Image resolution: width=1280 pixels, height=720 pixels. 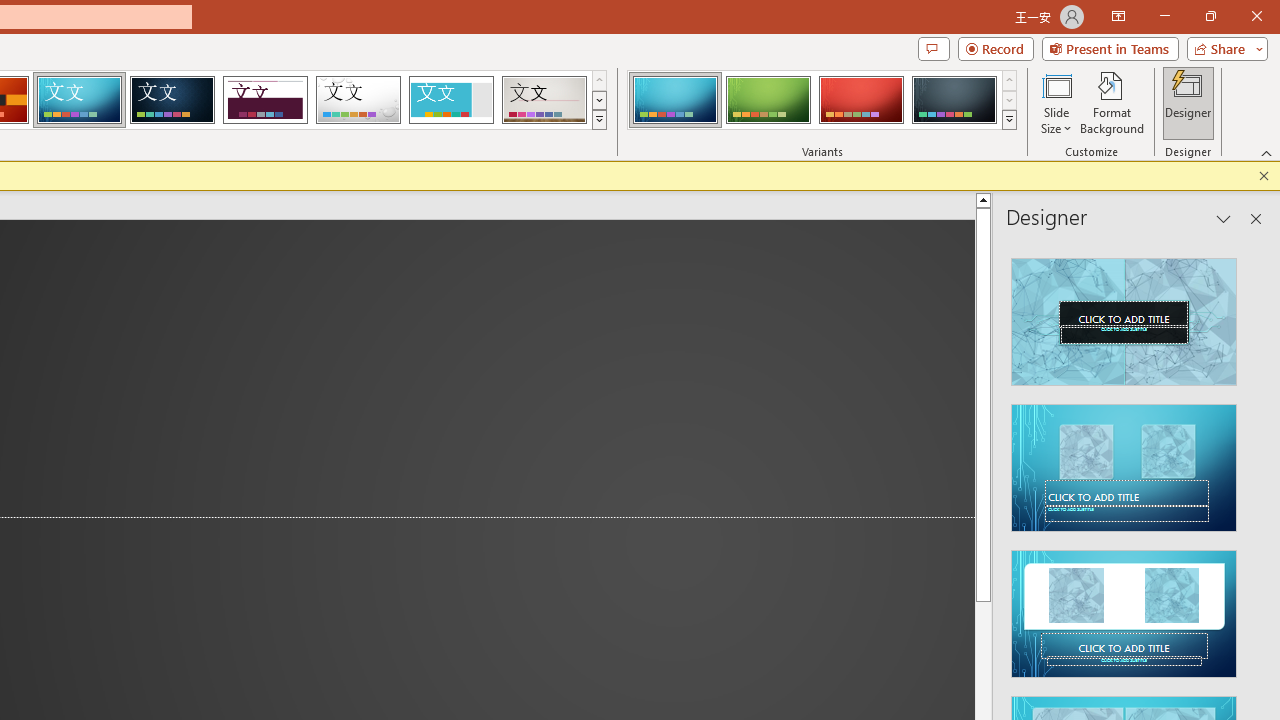 I want to click on 'Format Background', so click(x=1111, y=103).